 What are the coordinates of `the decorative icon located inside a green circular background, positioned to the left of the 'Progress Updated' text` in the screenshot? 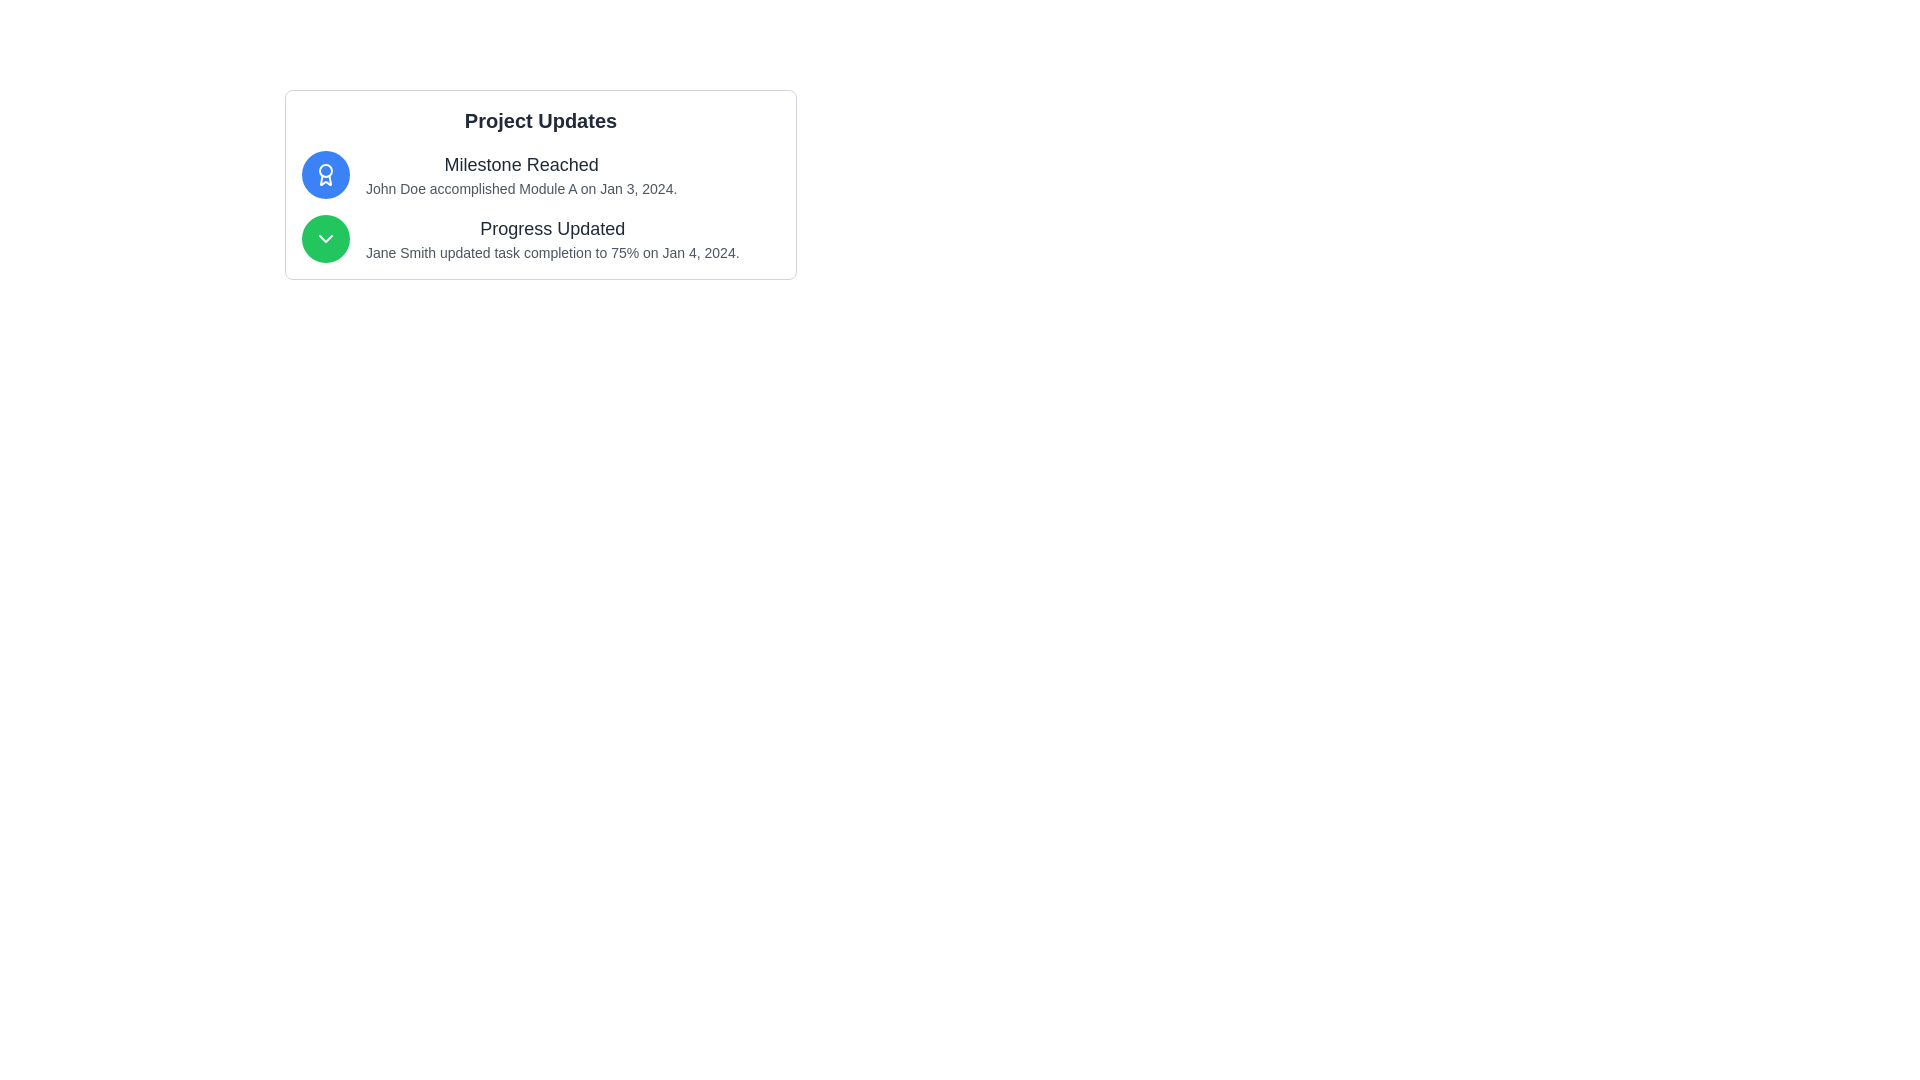 It's located at (326, 238).